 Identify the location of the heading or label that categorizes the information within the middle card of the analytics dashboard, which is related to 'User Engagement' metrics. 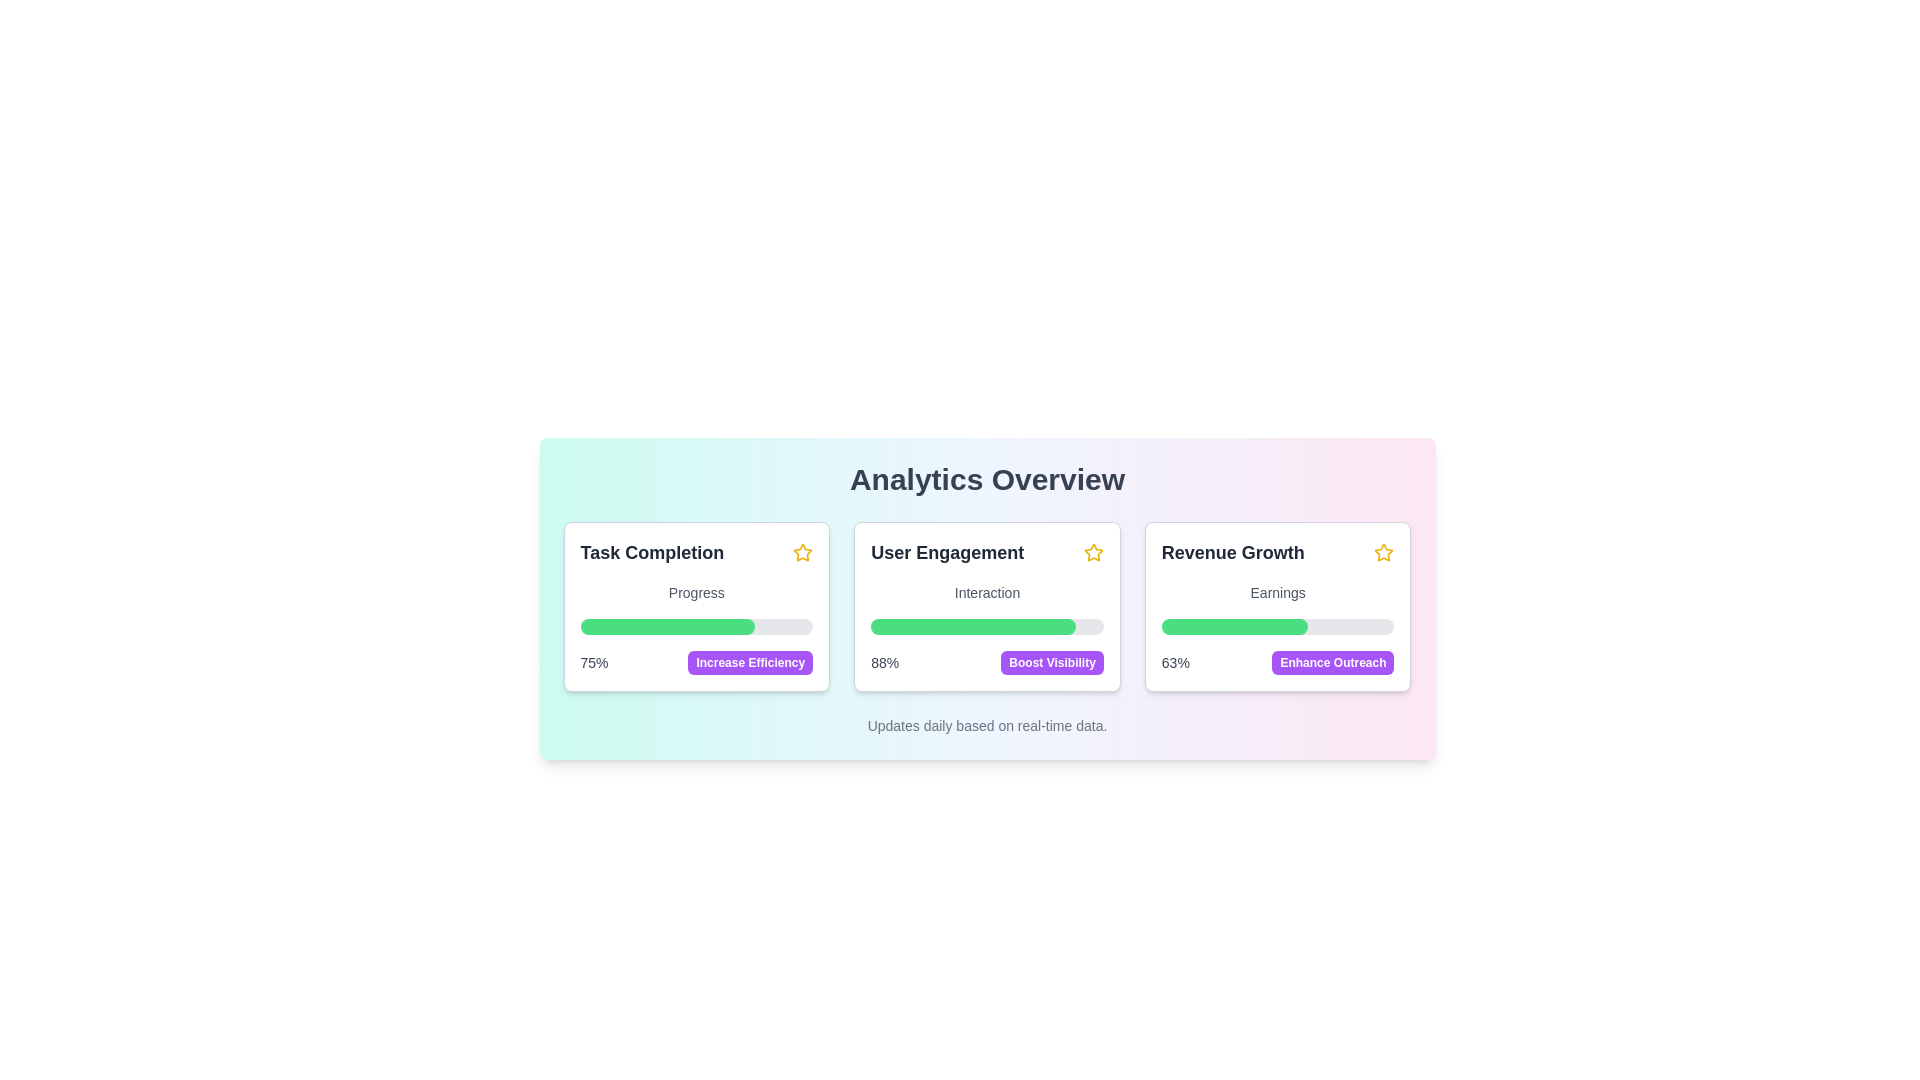
(946, 552).